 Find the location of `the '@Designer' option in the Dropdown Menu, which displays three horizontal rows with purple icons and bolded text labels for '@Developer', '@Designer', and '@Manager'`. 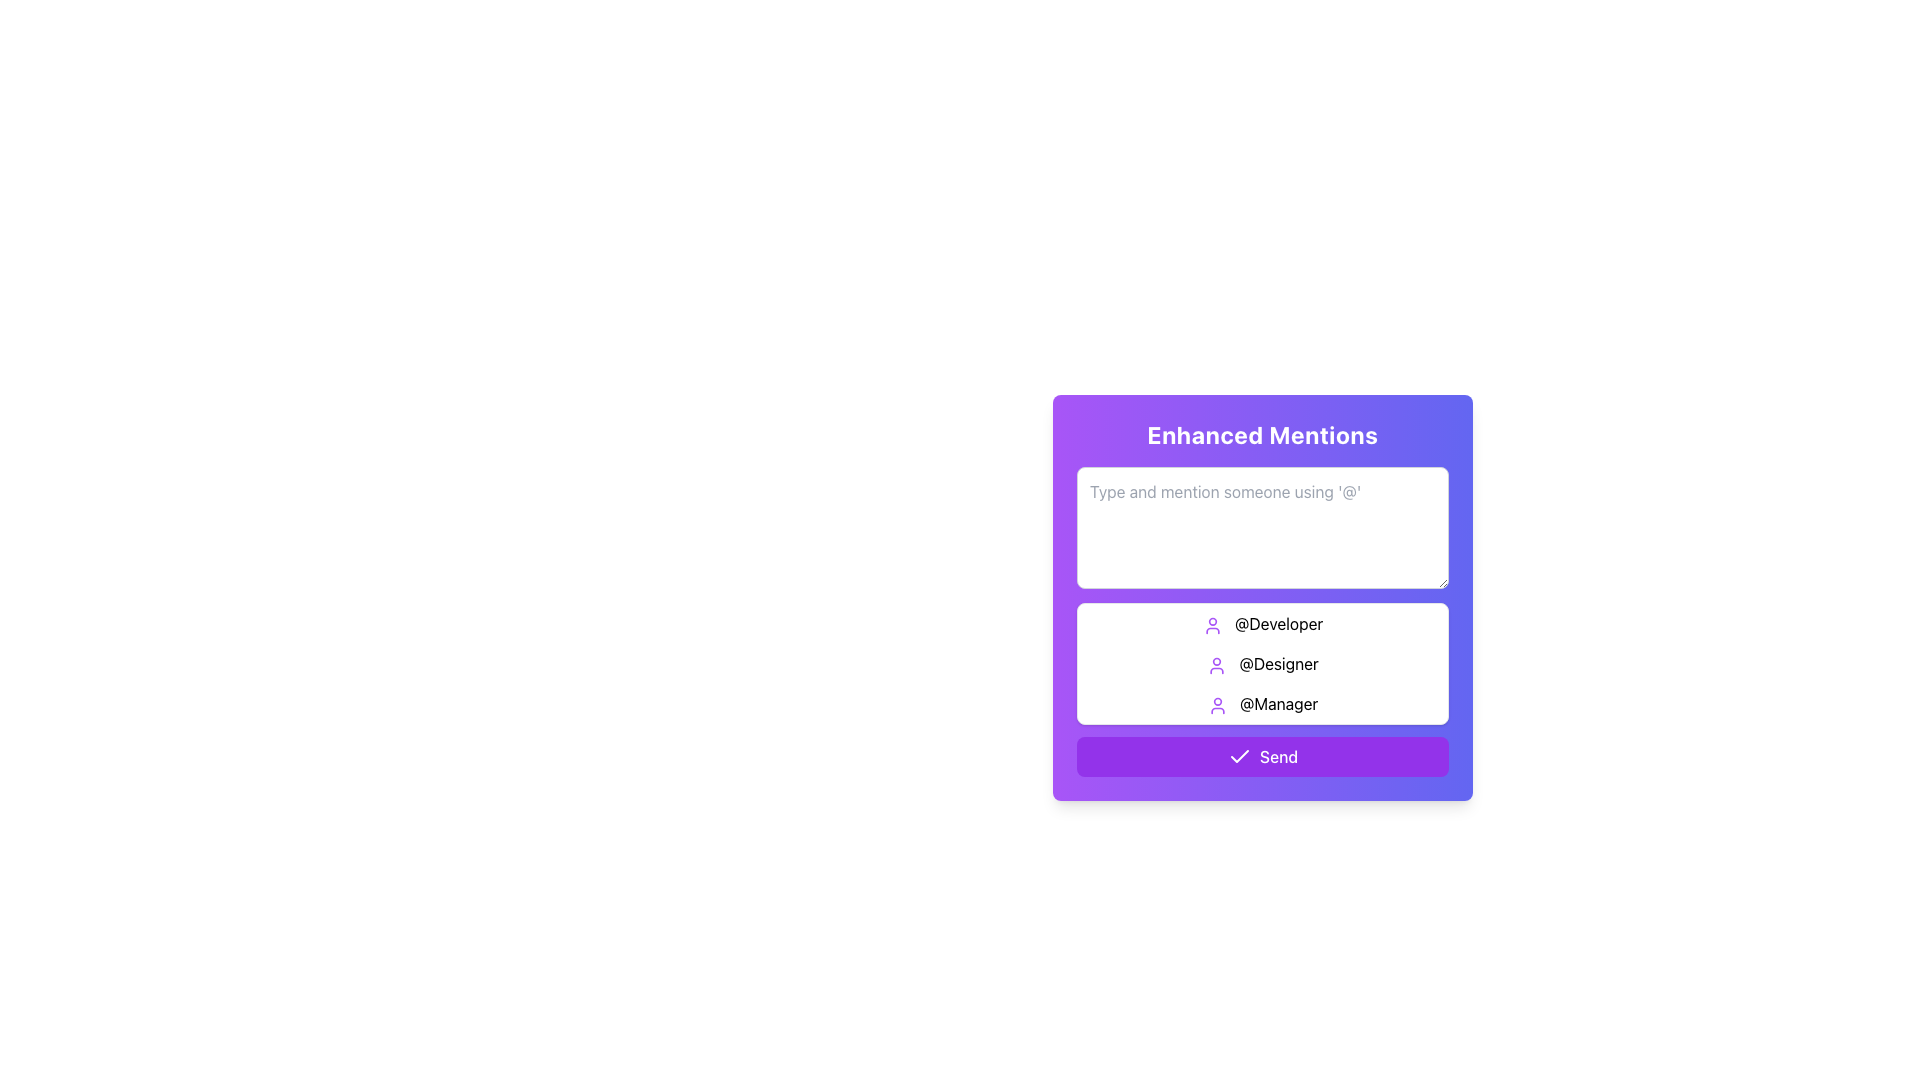

the '@Designer' option in the Dropdown Menu, which displays three horizontal rows with purple icons and bolded text labels for '@Developer', '@Designer', and '@Manager' is located at coordinates (1261, 663).